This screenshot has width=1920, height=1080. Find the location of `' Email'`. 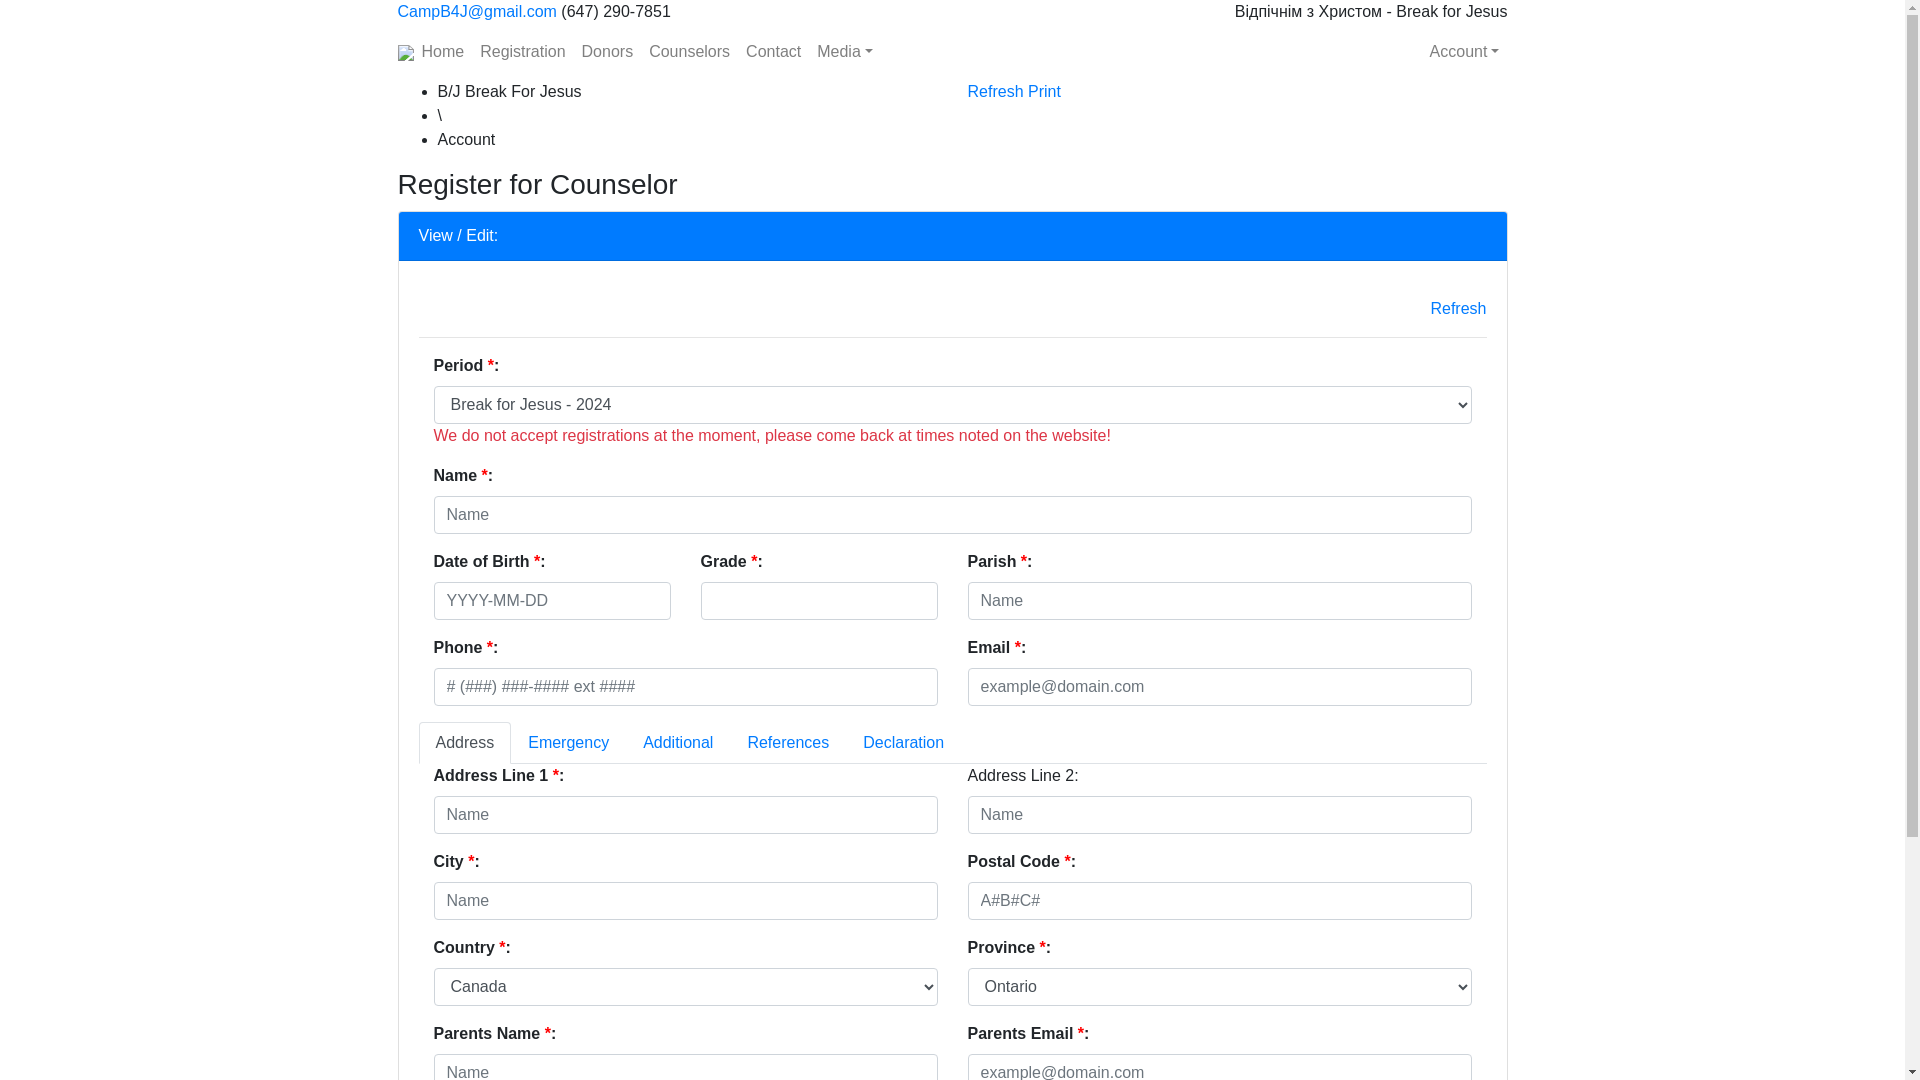

' Email' is located at coordinates (1218, 685).